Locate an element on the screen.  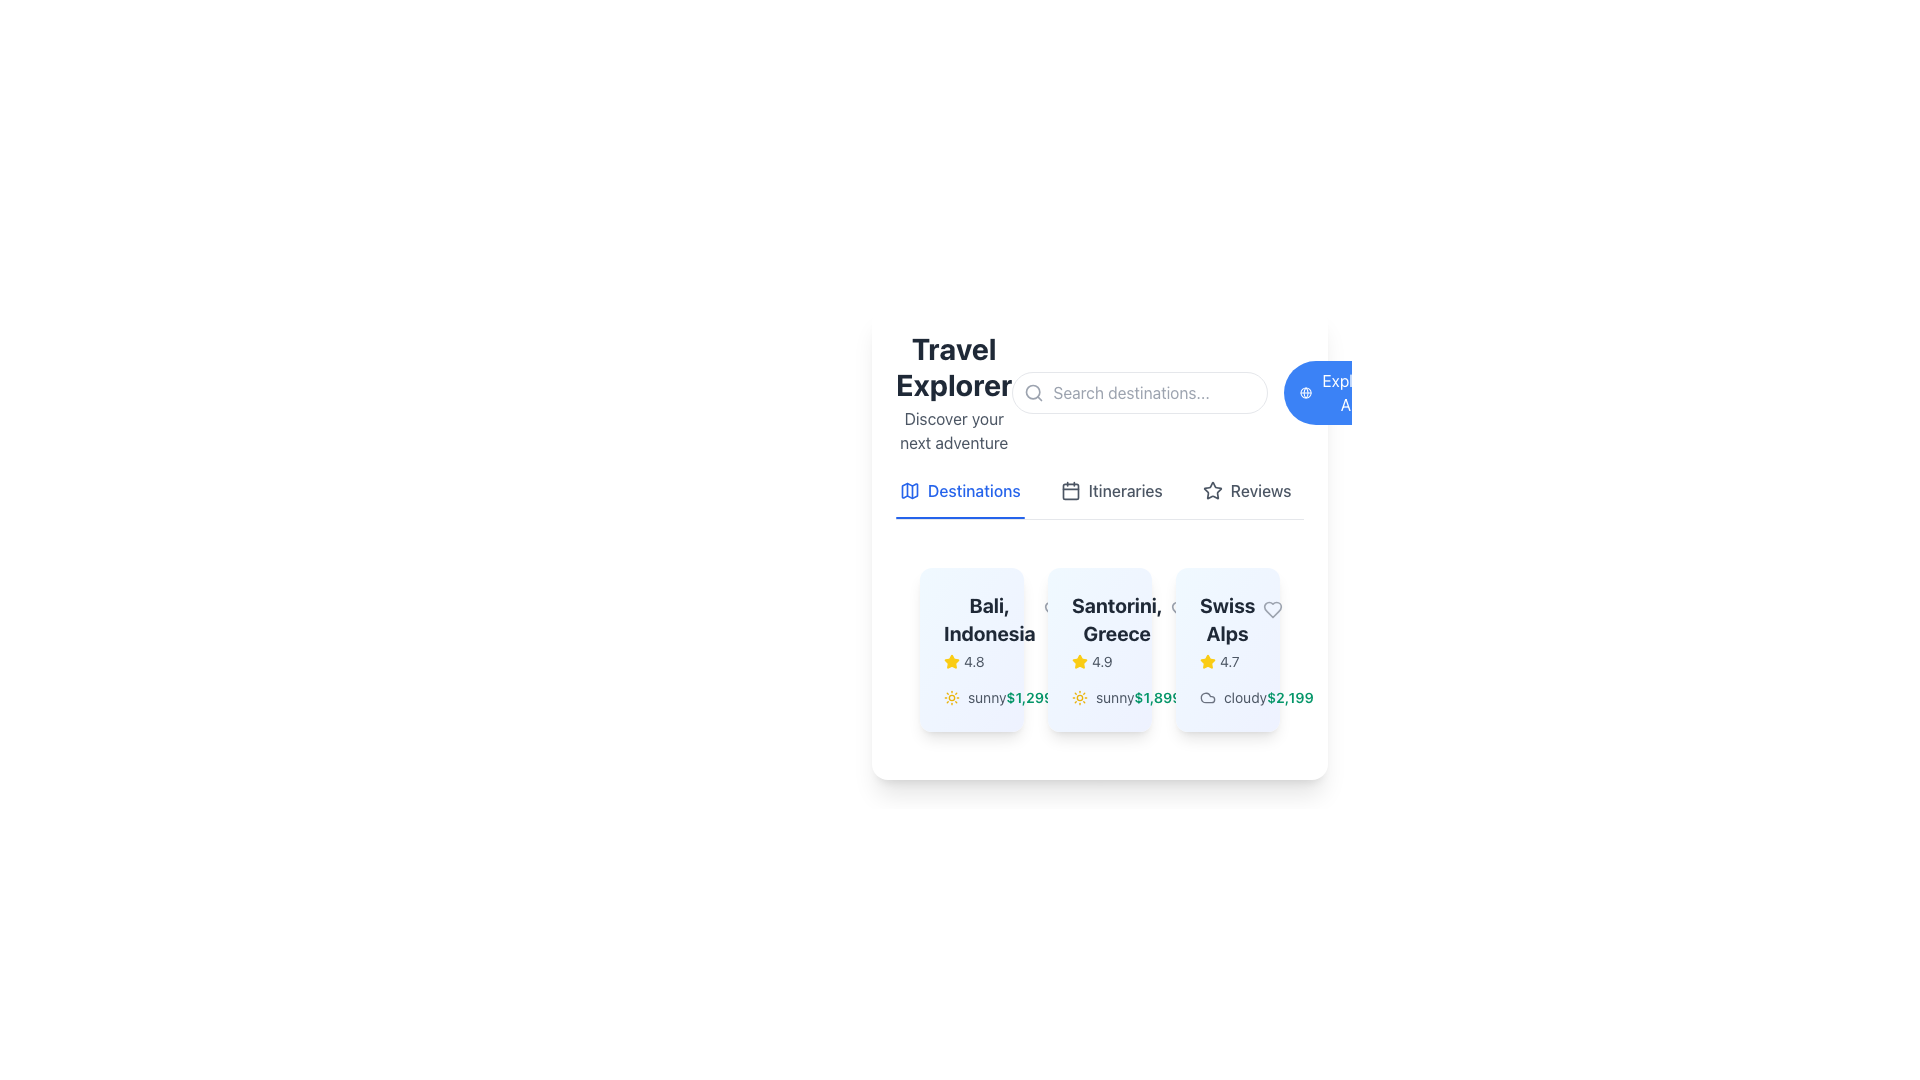
text label that displays the rating value for the destination 'Bali, Indonesia', which is located to the right of the yellow star icon in the rating section is located at coordinates (974, 662).